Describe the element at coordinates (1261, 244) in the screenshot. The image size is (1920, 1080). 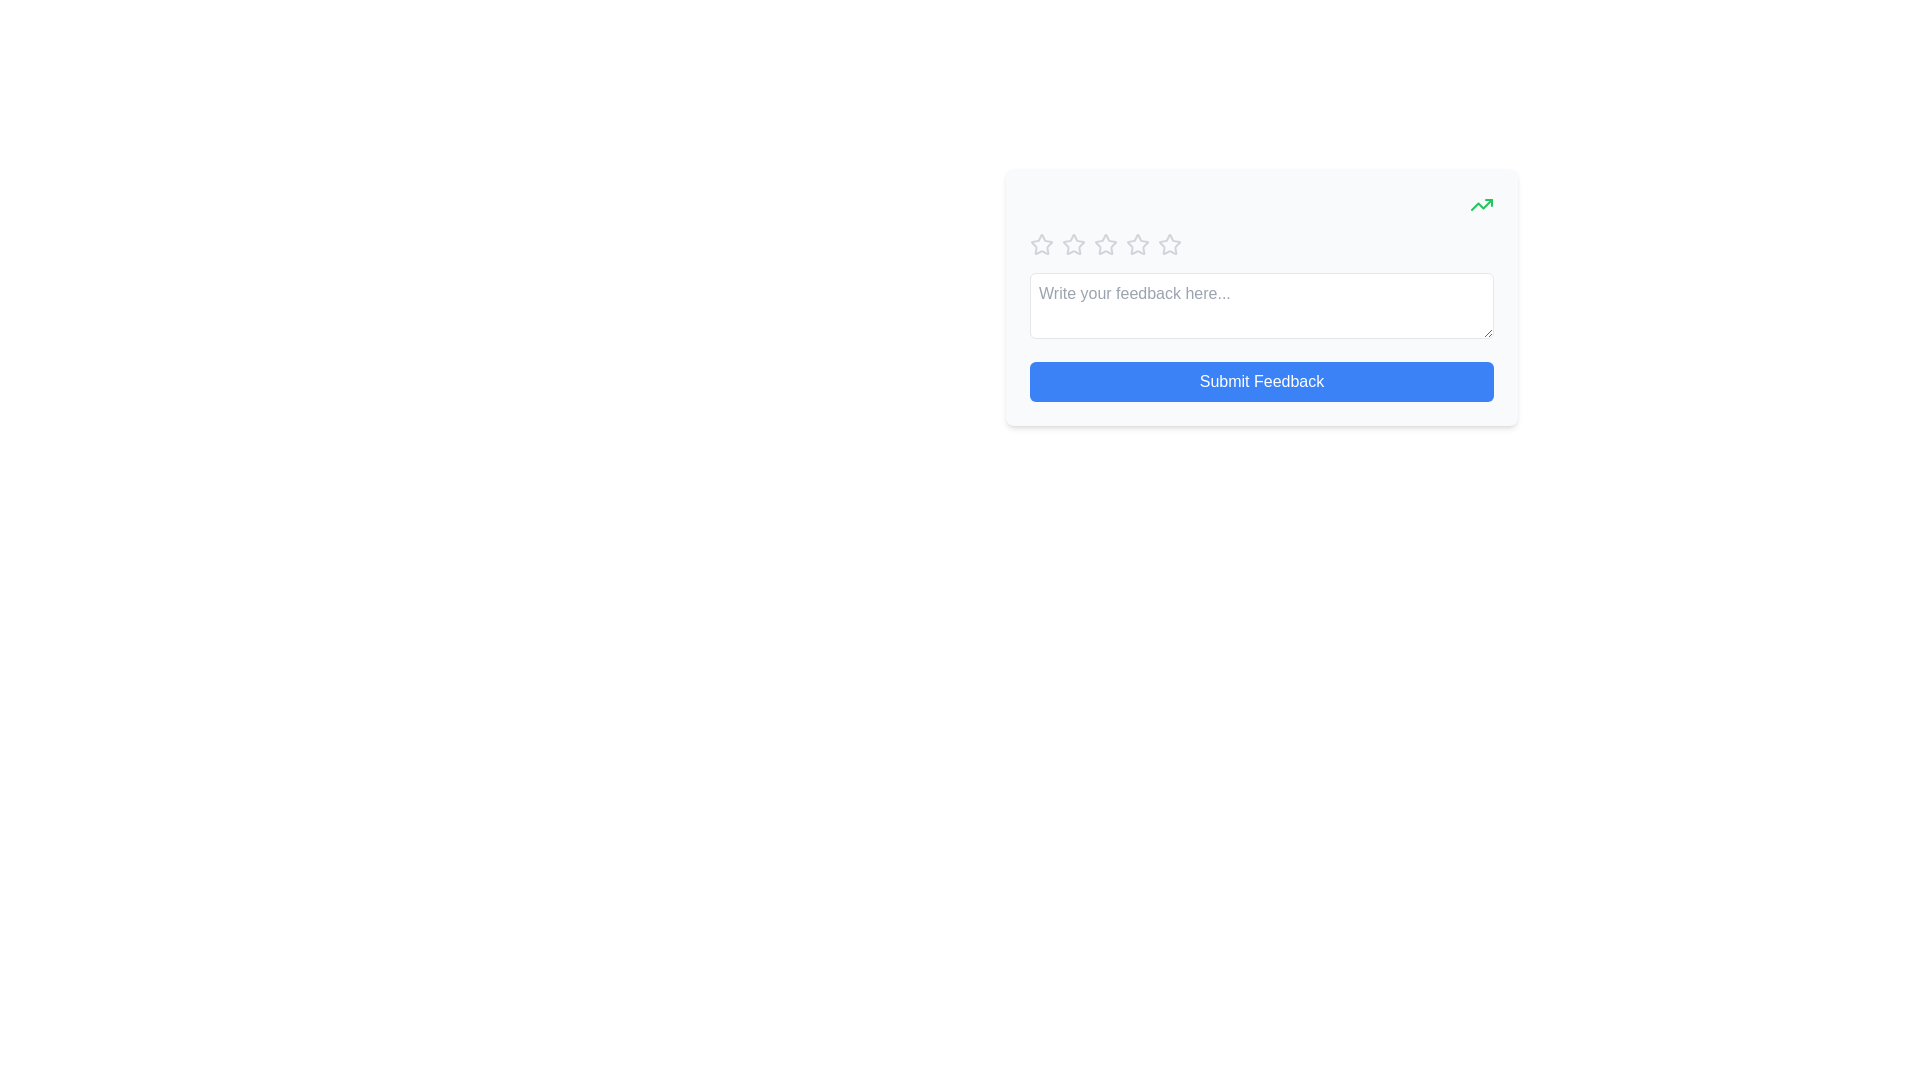
I see `the second star of the interactive rating component` at that location.